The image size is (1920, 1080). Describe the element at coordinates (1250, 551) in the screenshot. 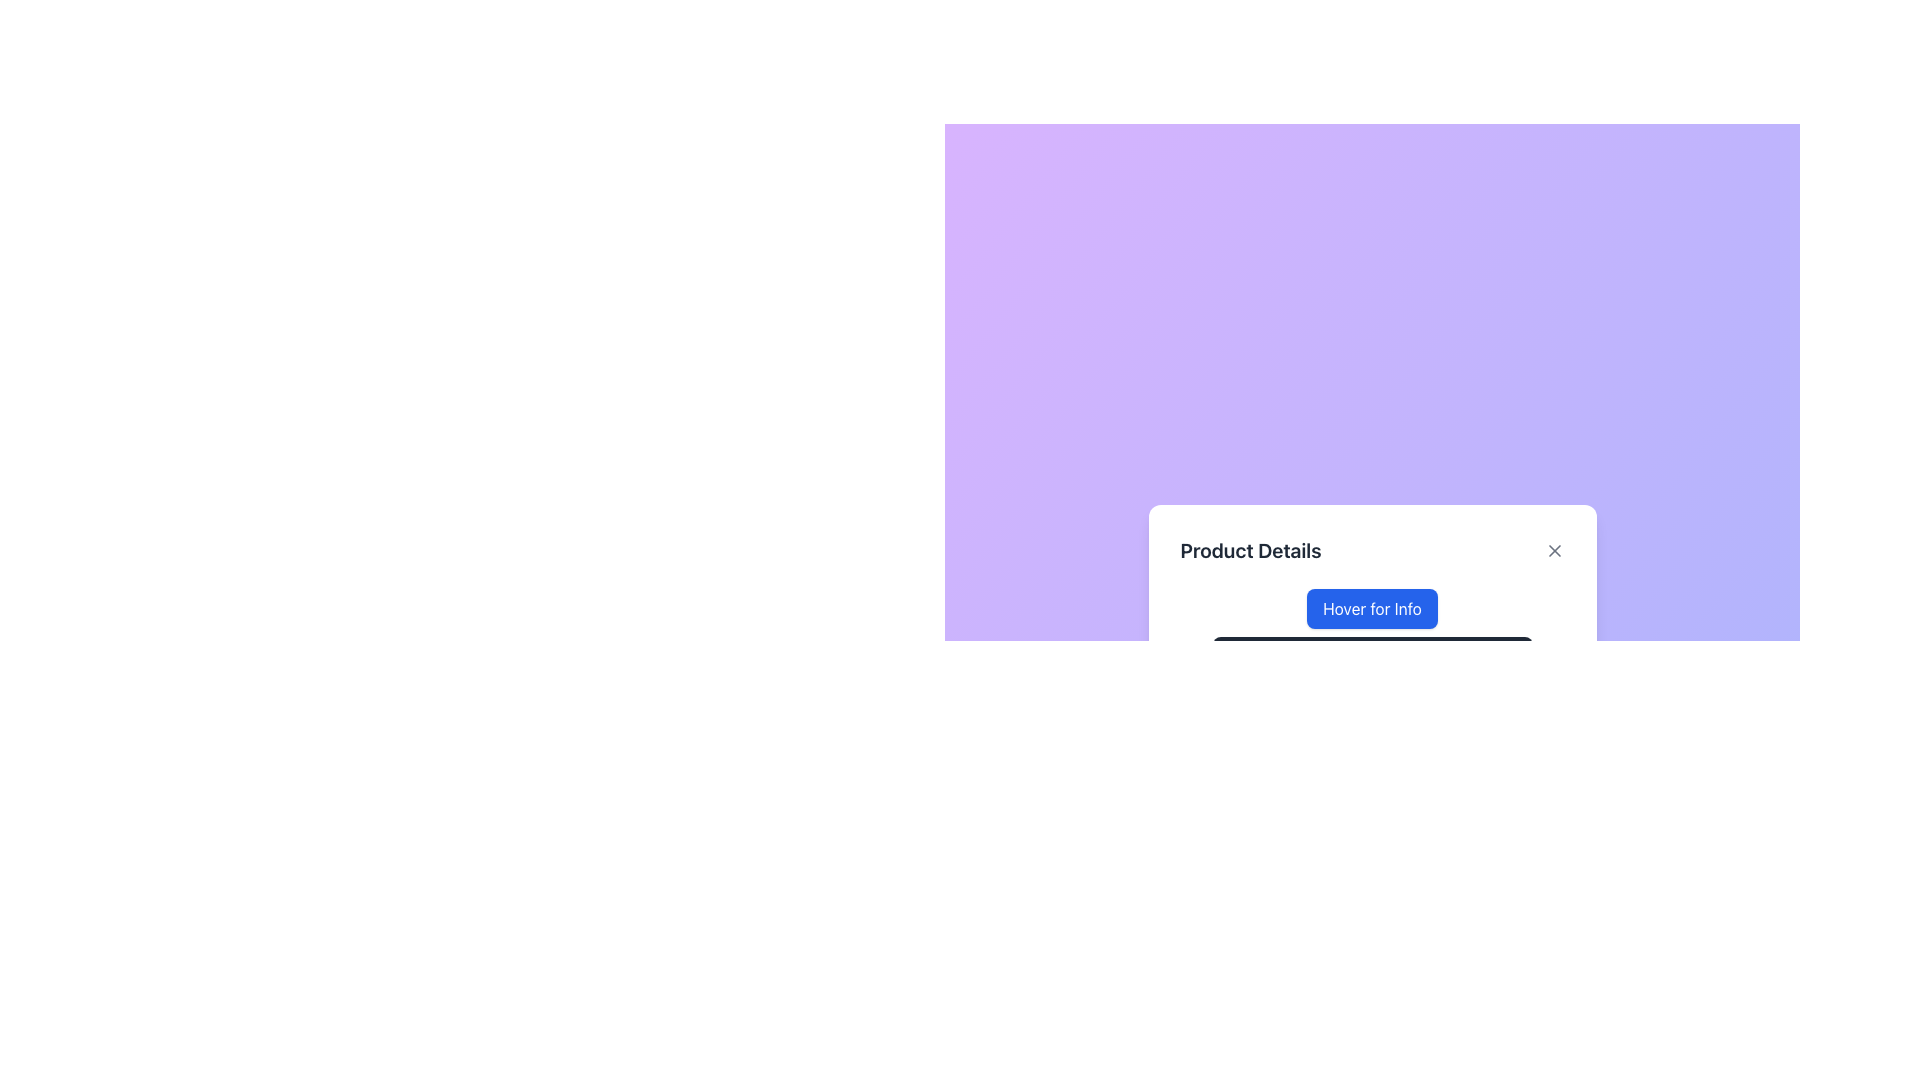

I see `the 'Product Details' text label` at that location.